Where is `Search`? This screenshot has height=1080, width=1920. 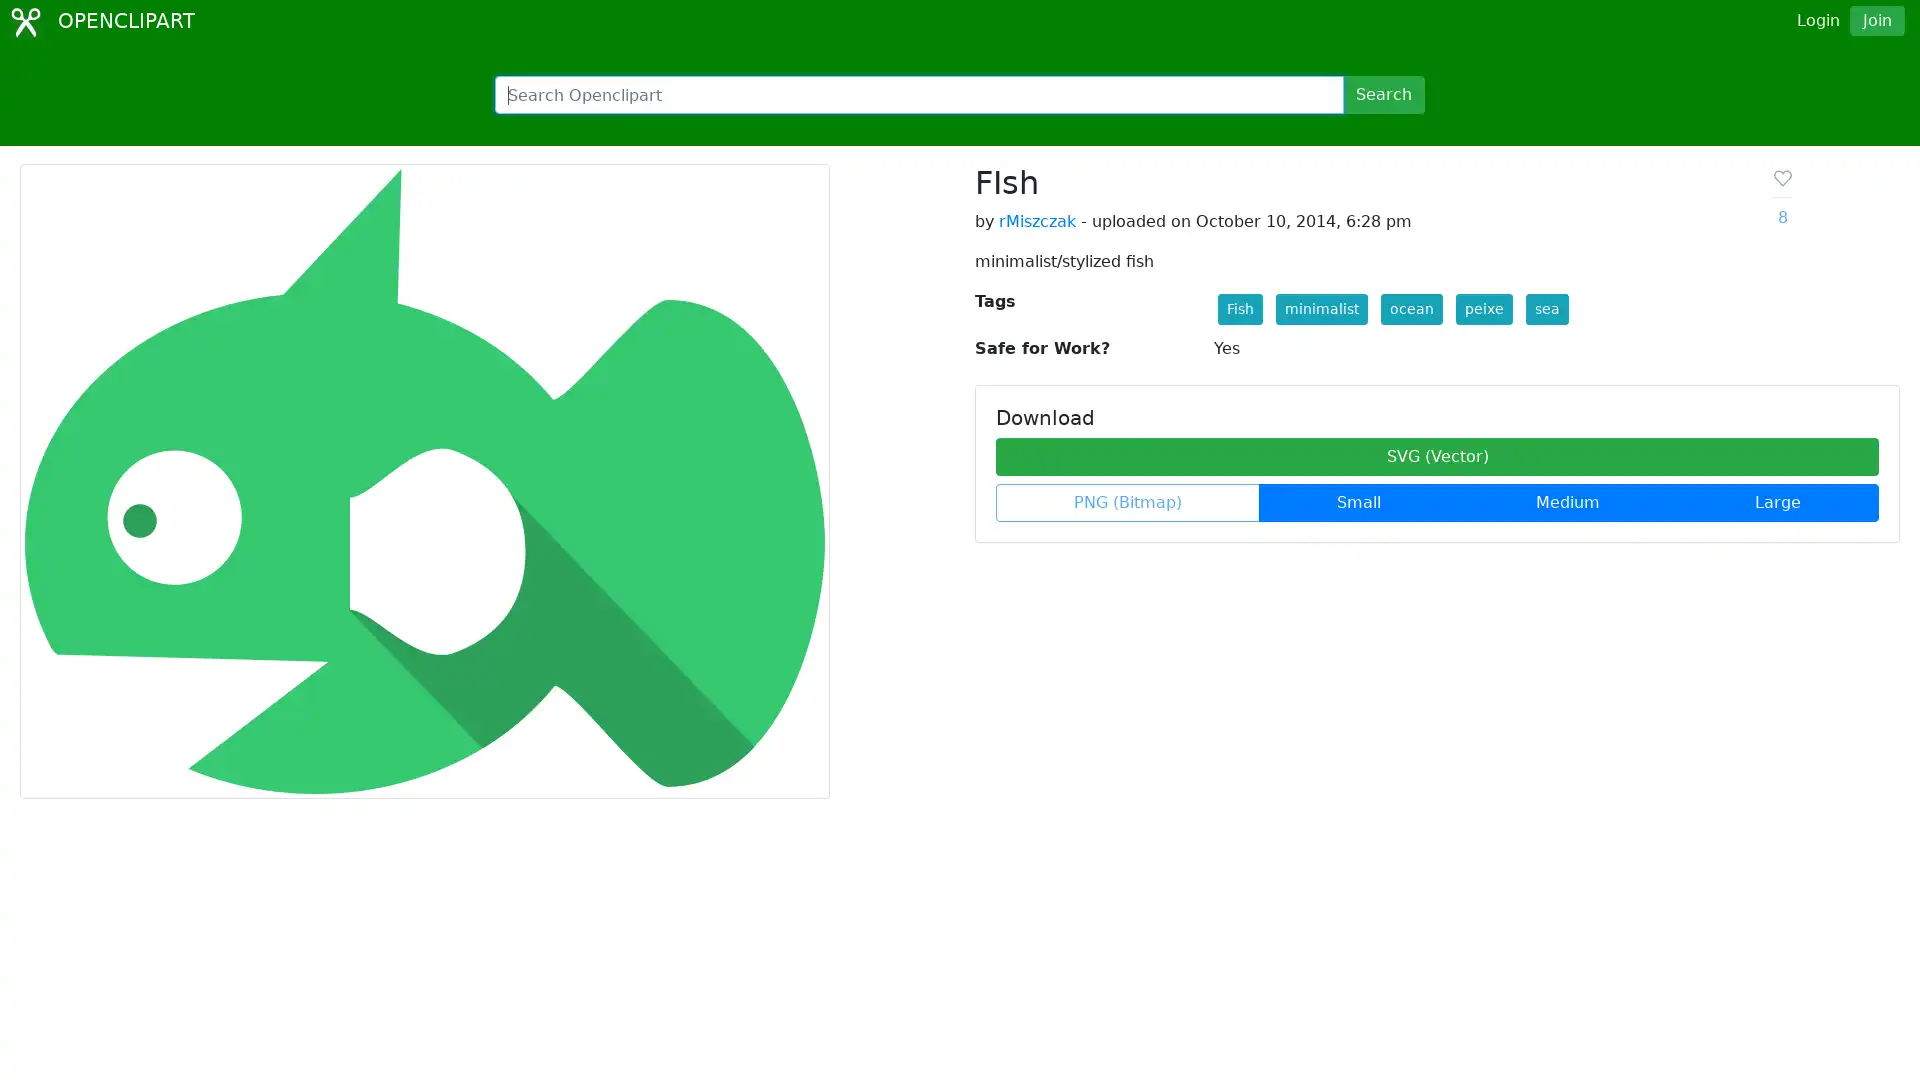 Search is located at coordinates (1382, 95).